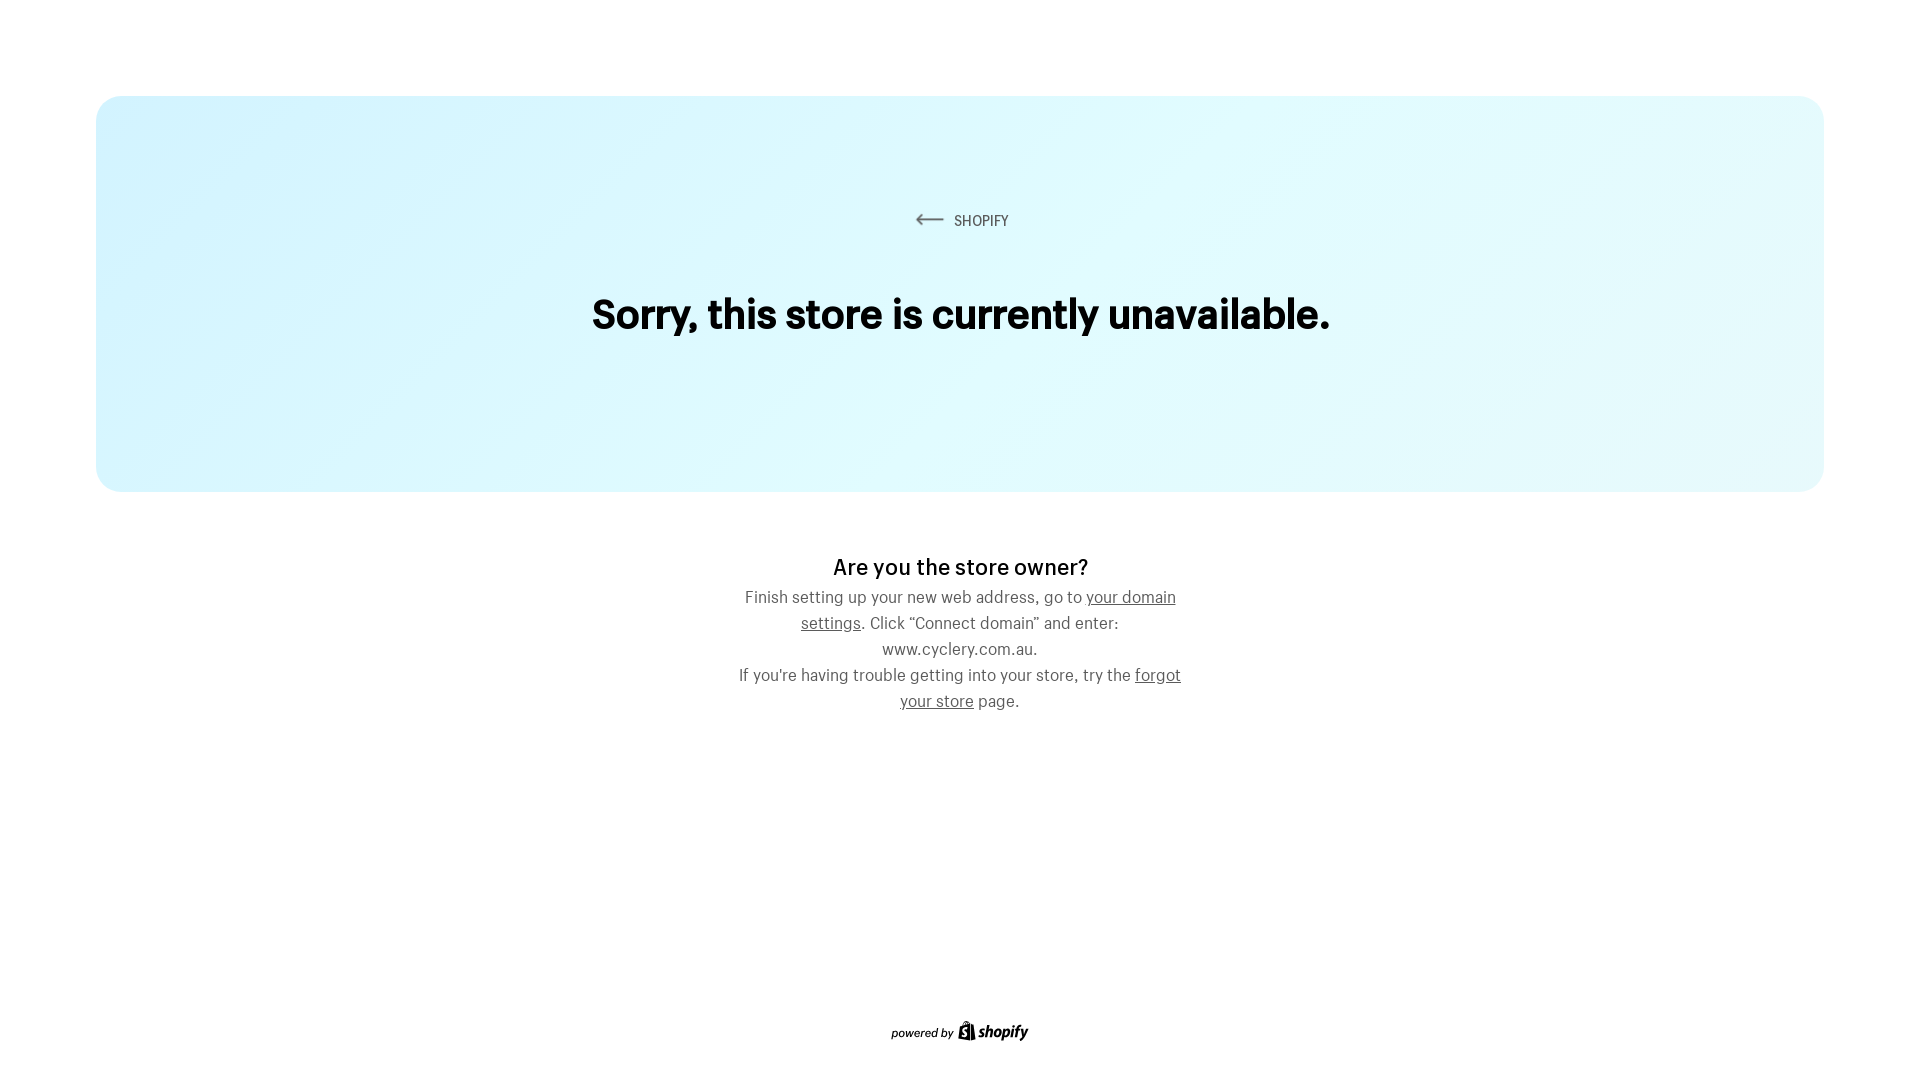 Image resolution: width=1920 pixels, height=1080 pixels. What do you see at coordinates (988, 605) in the screenshot?
I see `'your domain settings'` at bounding box center [988, 605].